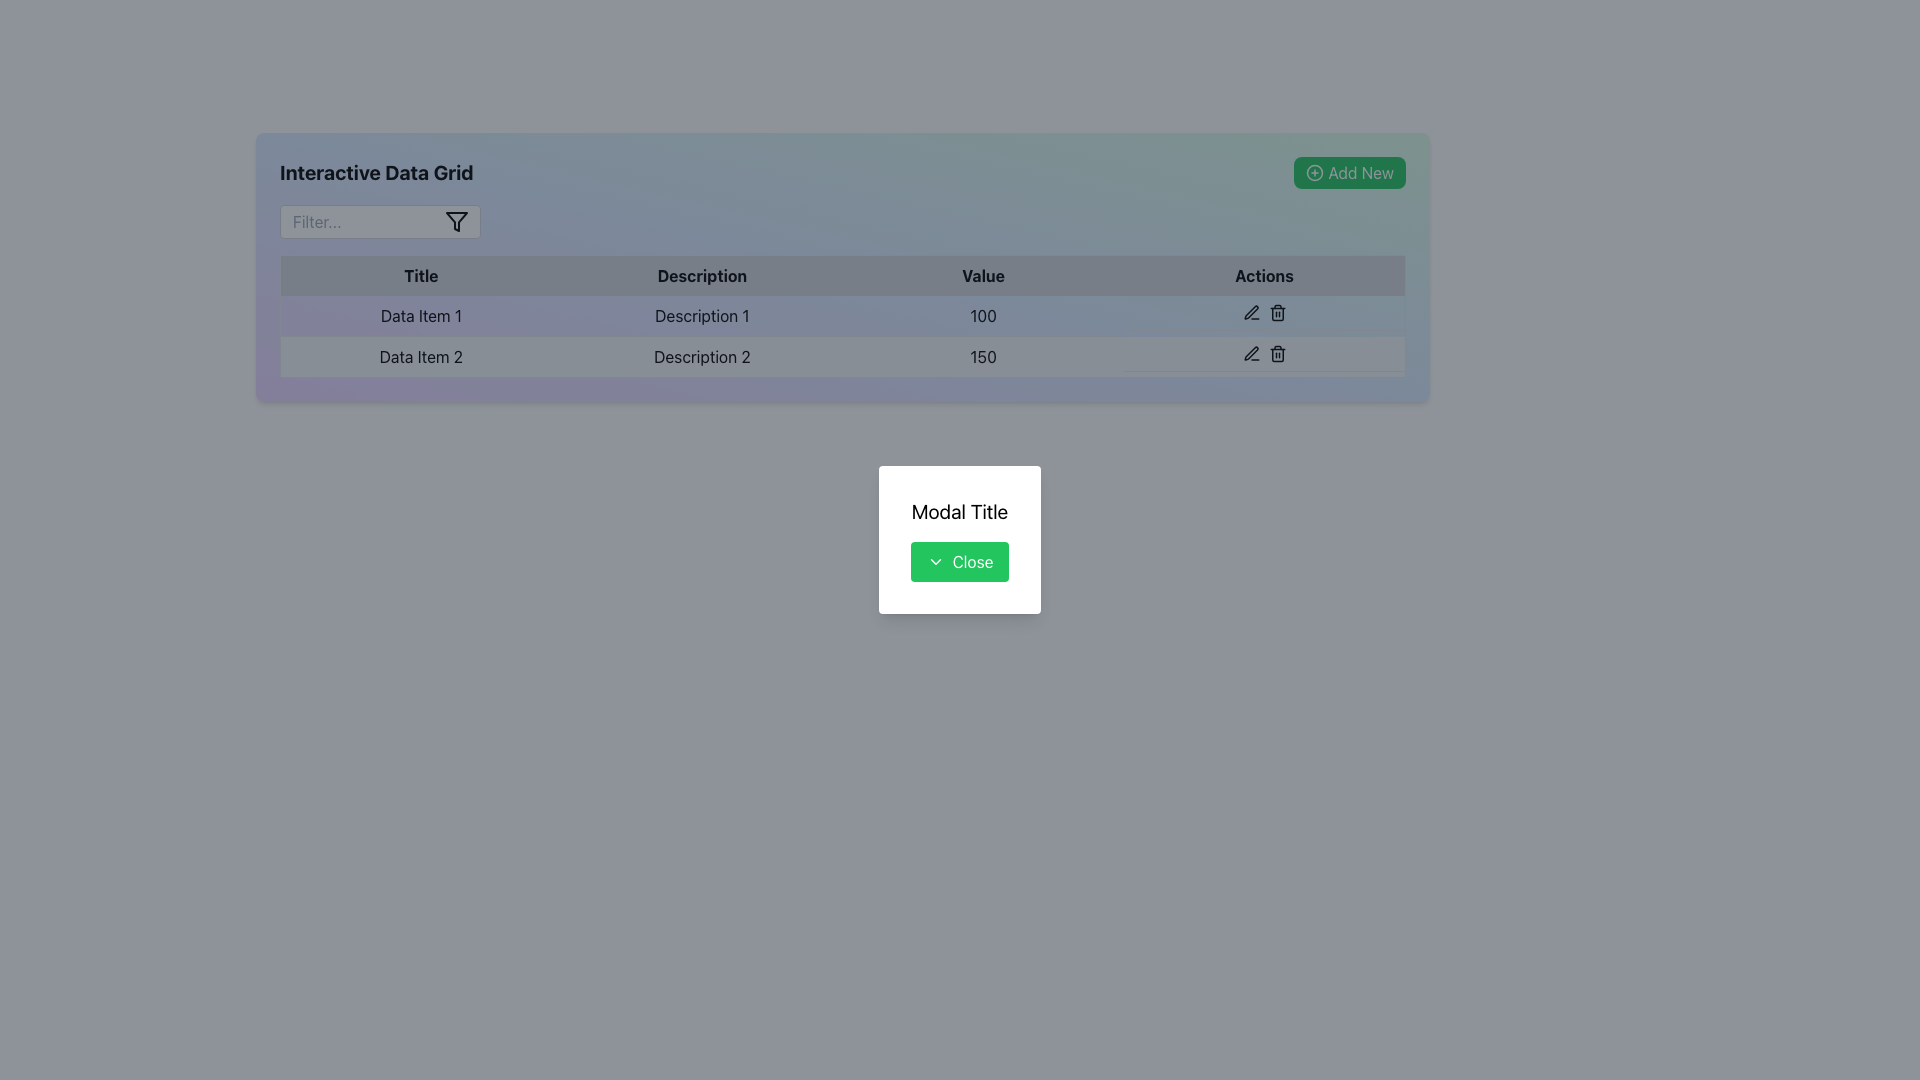 The image size is (1920, 1080). What do you see at coordinates (455, 222) in the screenshot?
I see `the filter icon, which is an SVG representation for initiating or customizing filtering operations on the data grid, located on the right side of the filter input box in the header` at bounding box center [455, 222].